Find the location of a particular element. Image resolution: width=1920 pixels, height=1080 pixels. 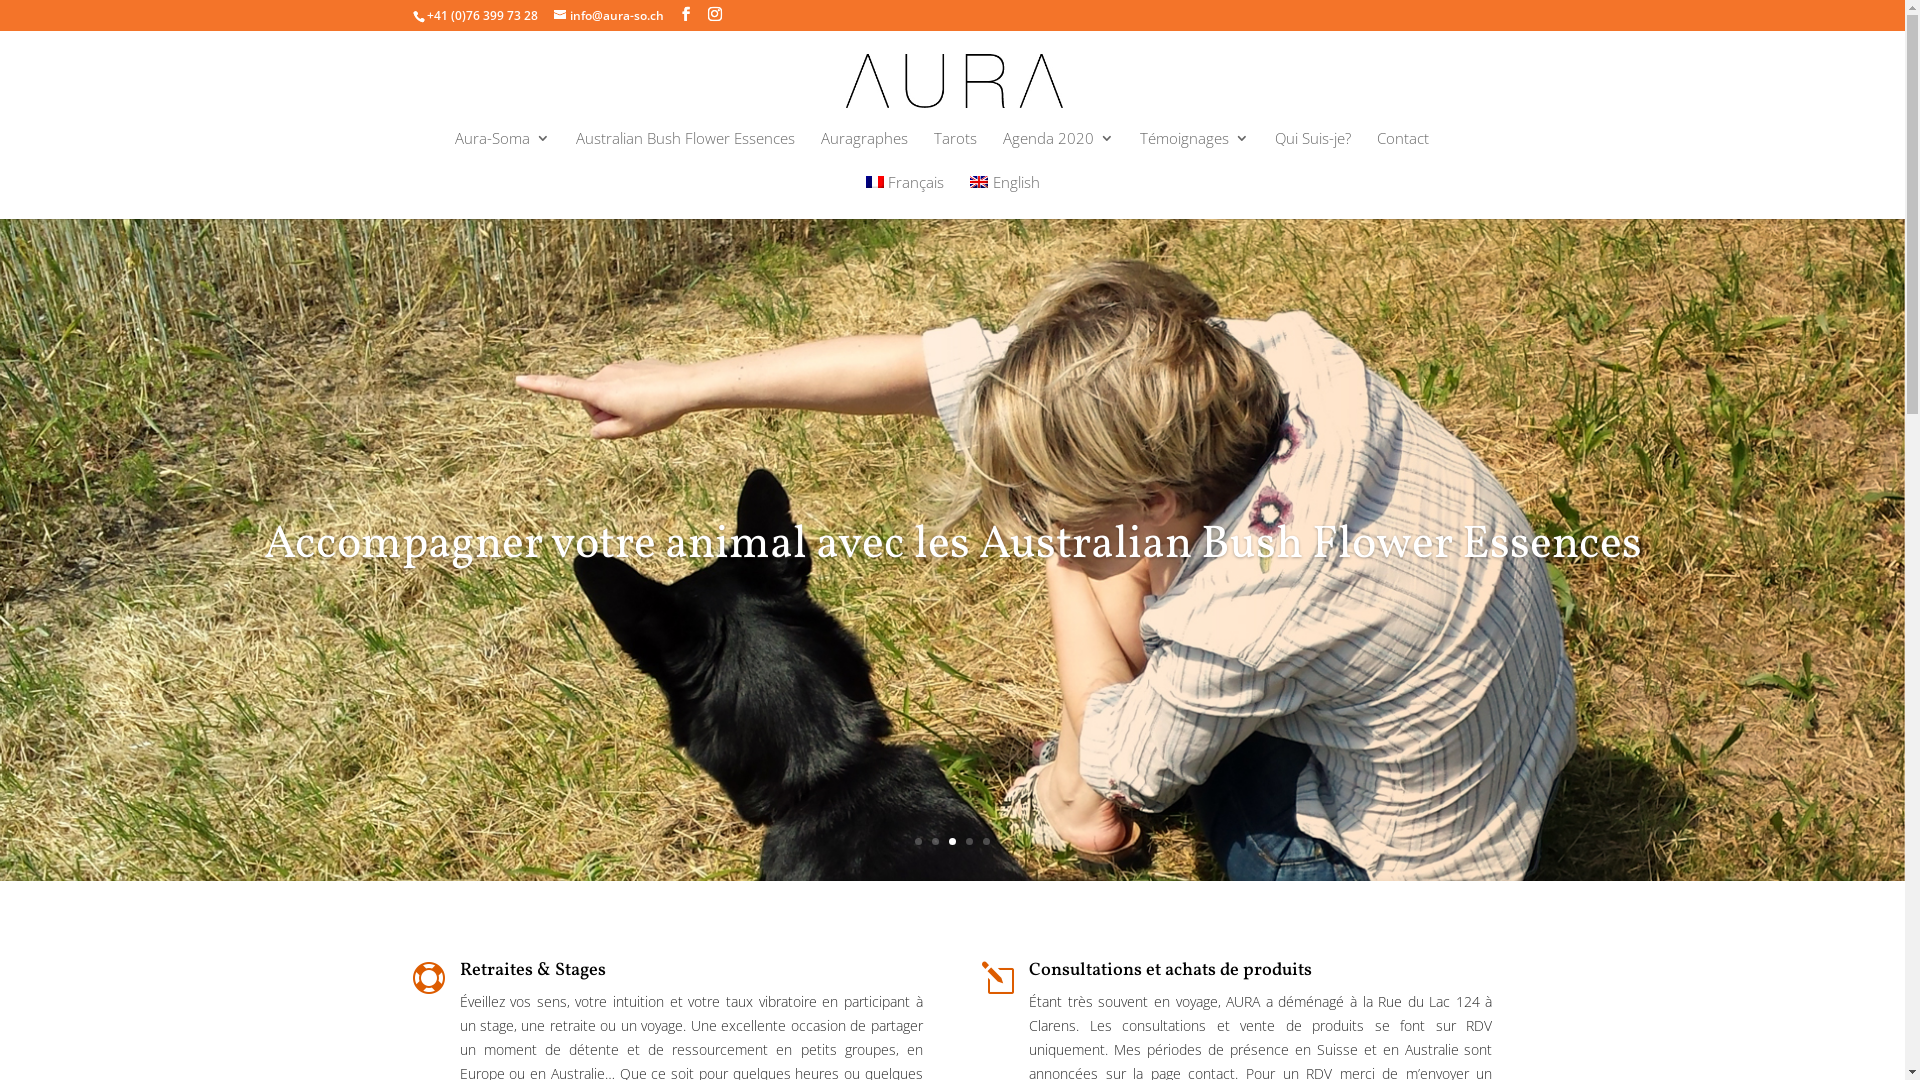

'English' is located at coordinates (969, 196).